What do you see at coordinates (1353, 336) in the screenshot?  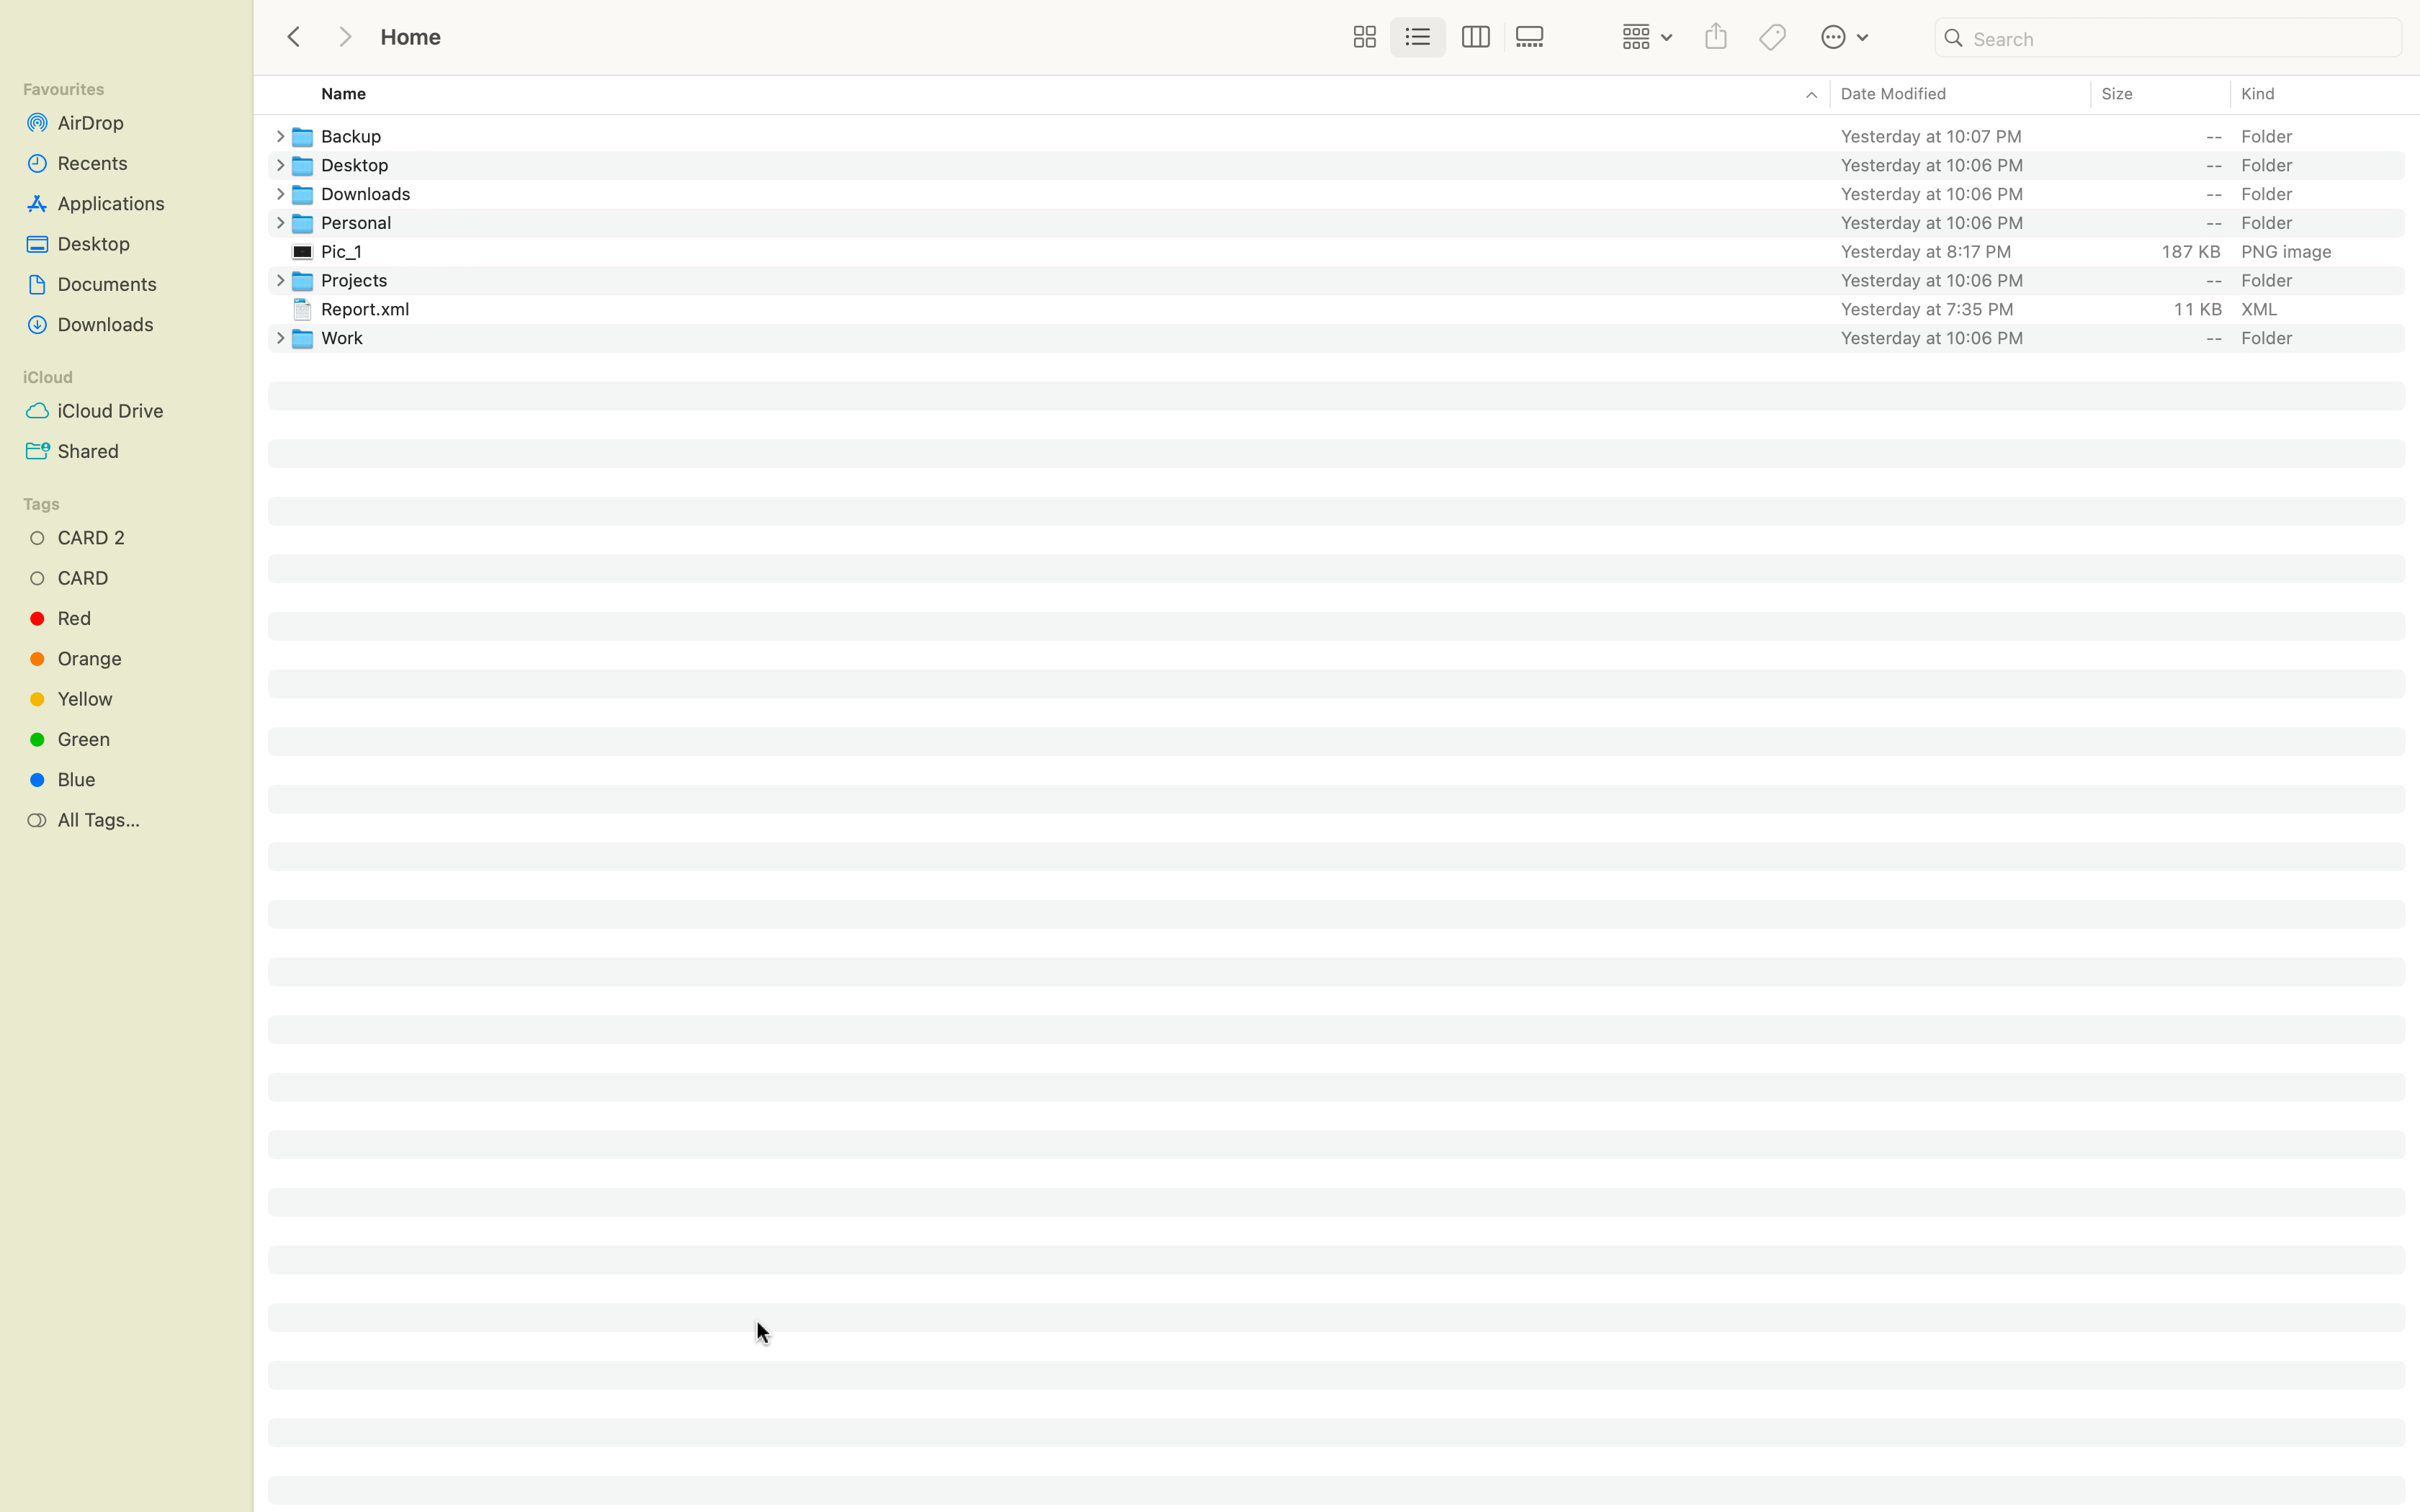 I see `Erase the final folder from the list utilizing keyboard keys` at bounding box center [1353, 336].